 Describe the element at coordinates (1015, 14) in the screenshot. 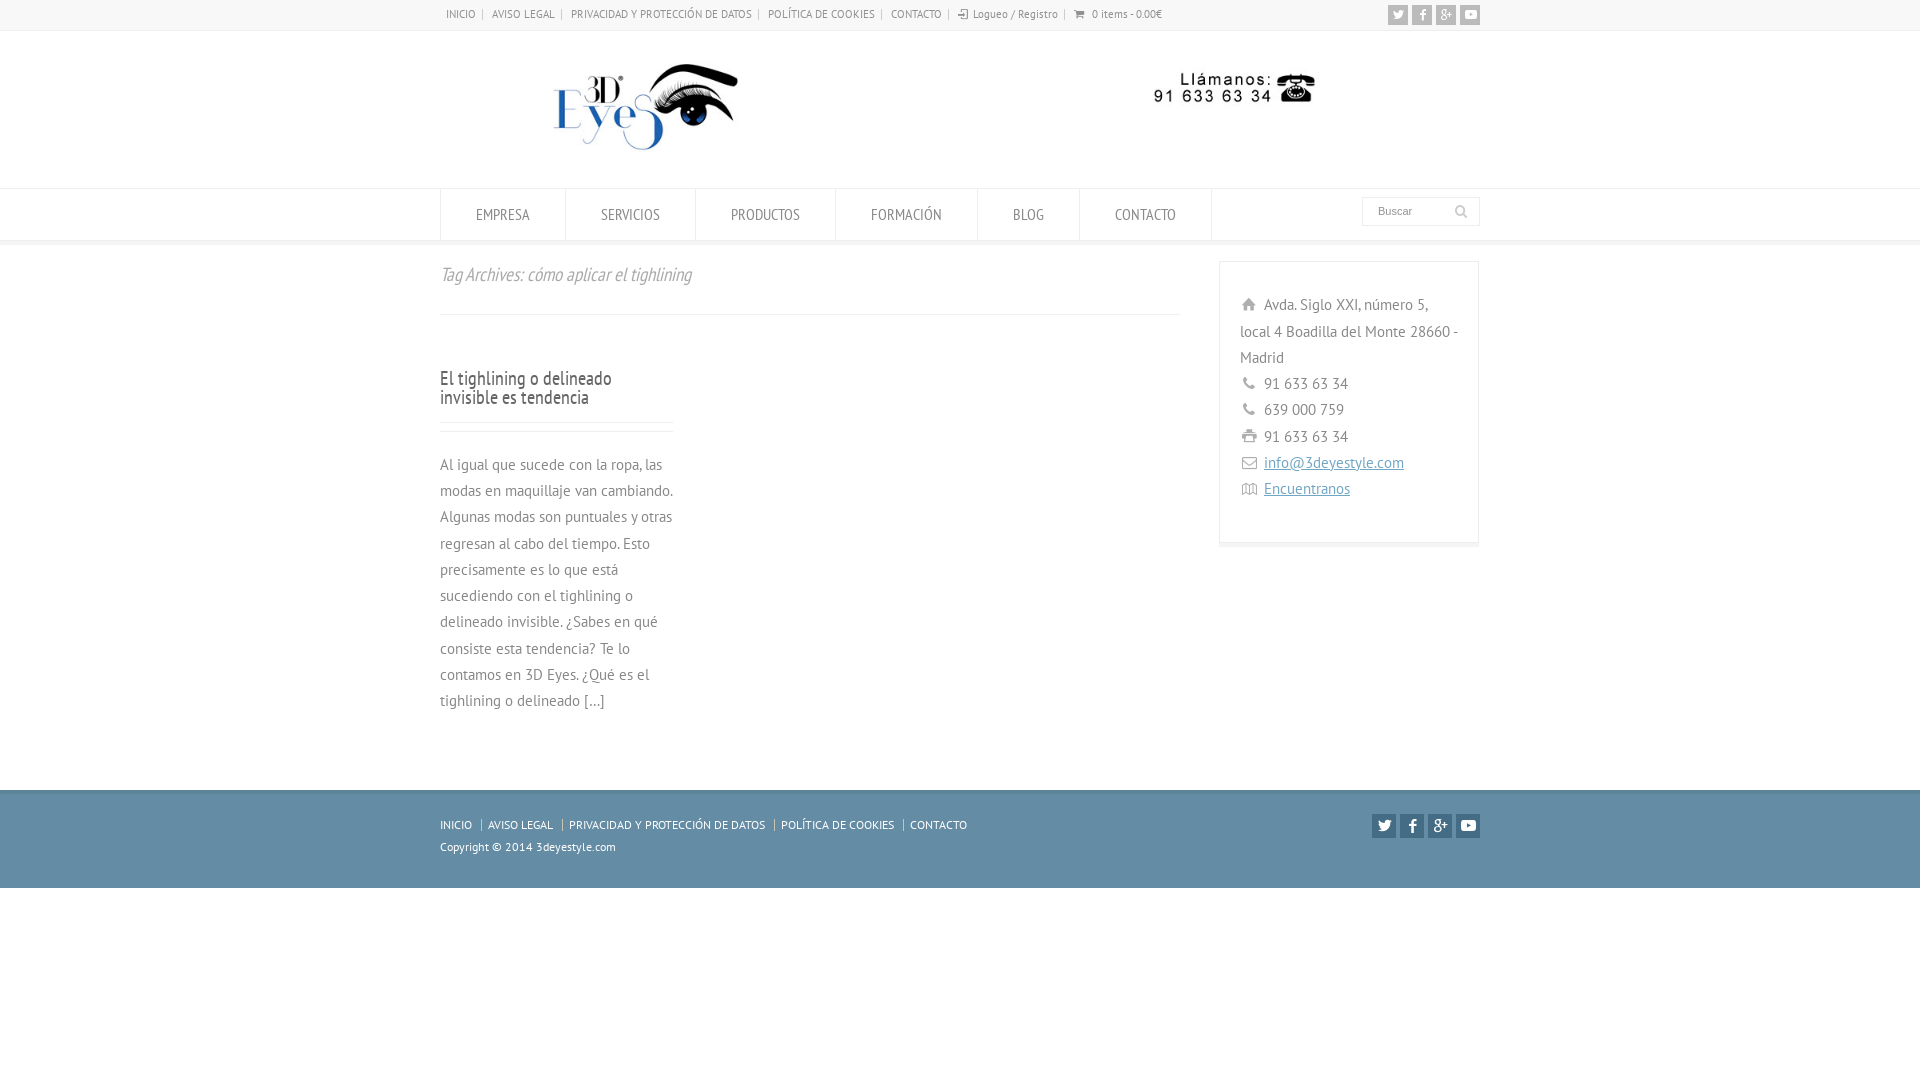

I see `'Logueo / Registro'` at that location.